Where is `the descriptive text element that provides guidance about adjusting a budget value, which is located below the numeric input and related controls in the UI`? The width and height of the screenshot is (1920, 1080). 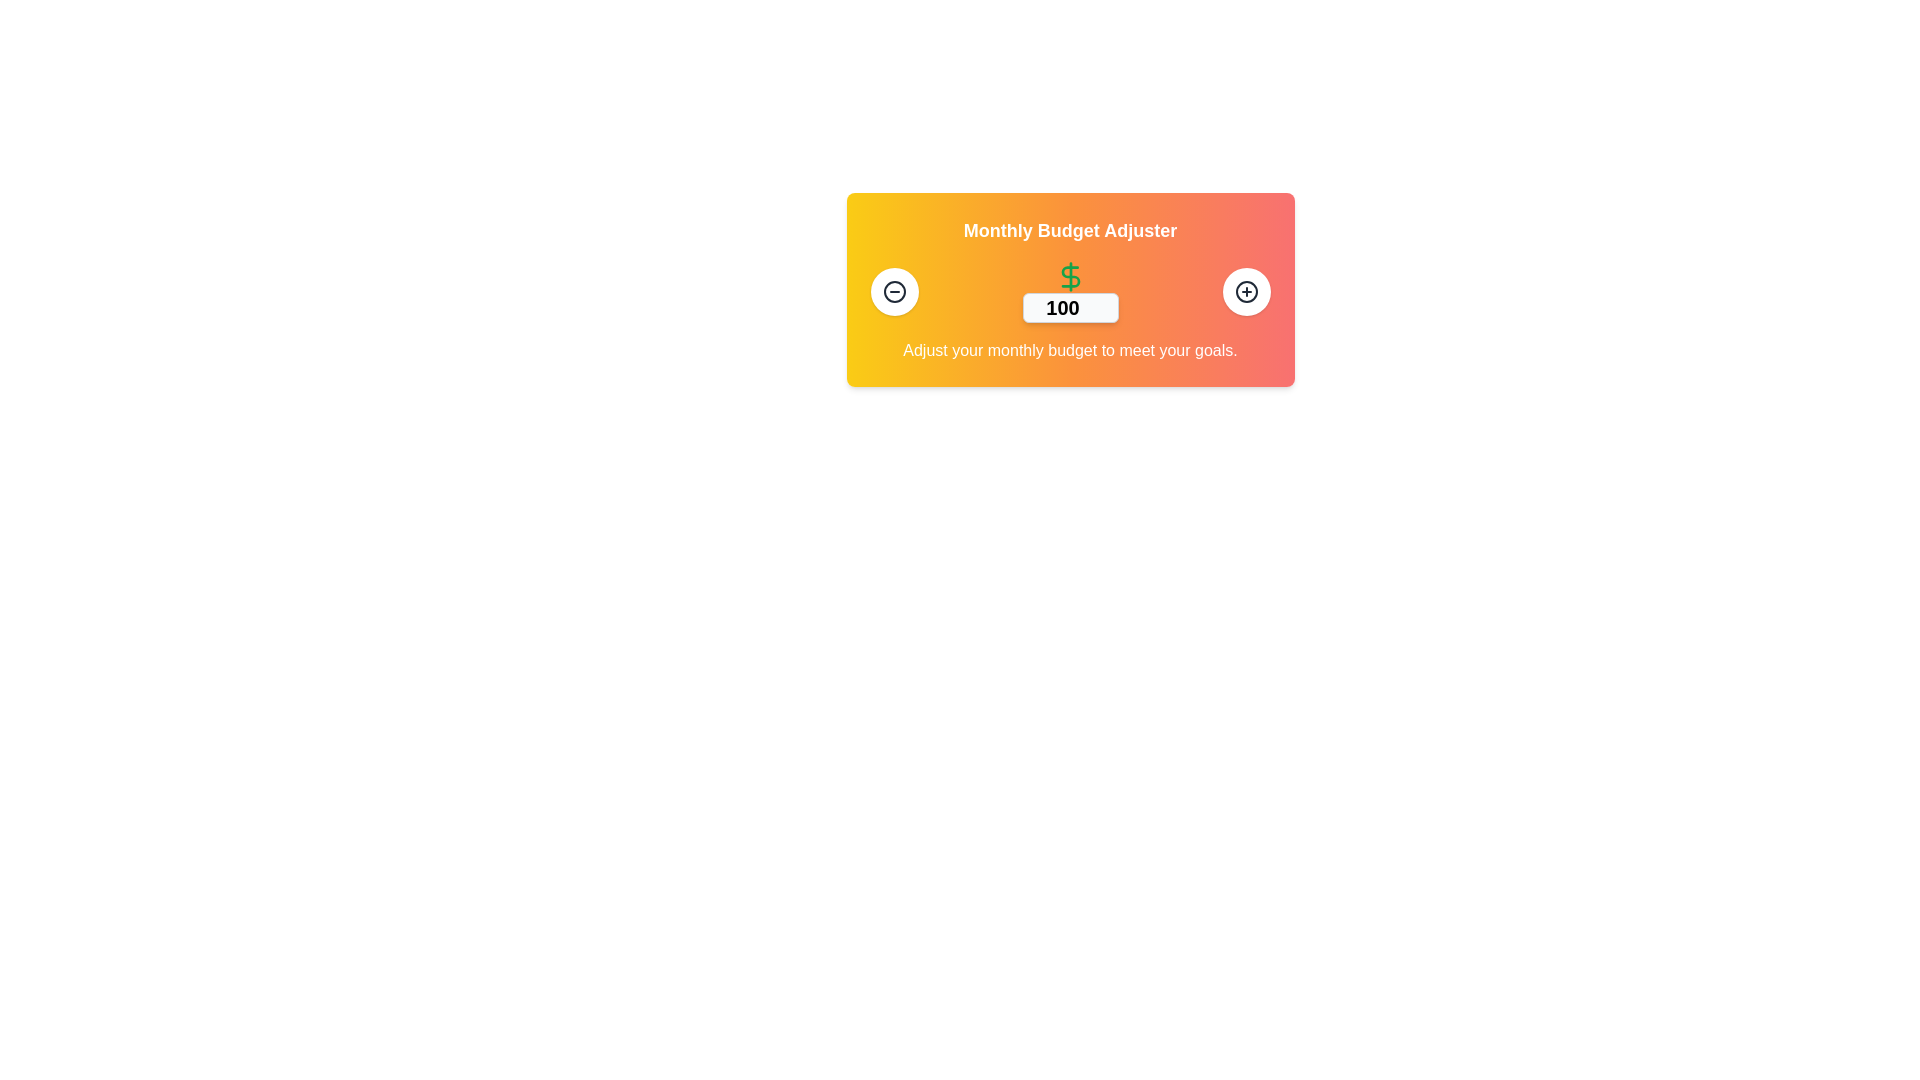
the descriptive text element that provides guidance about adjusting a budget value, which is located below the numeric input and related controls in the UI is located at coordinates (1069, 350).